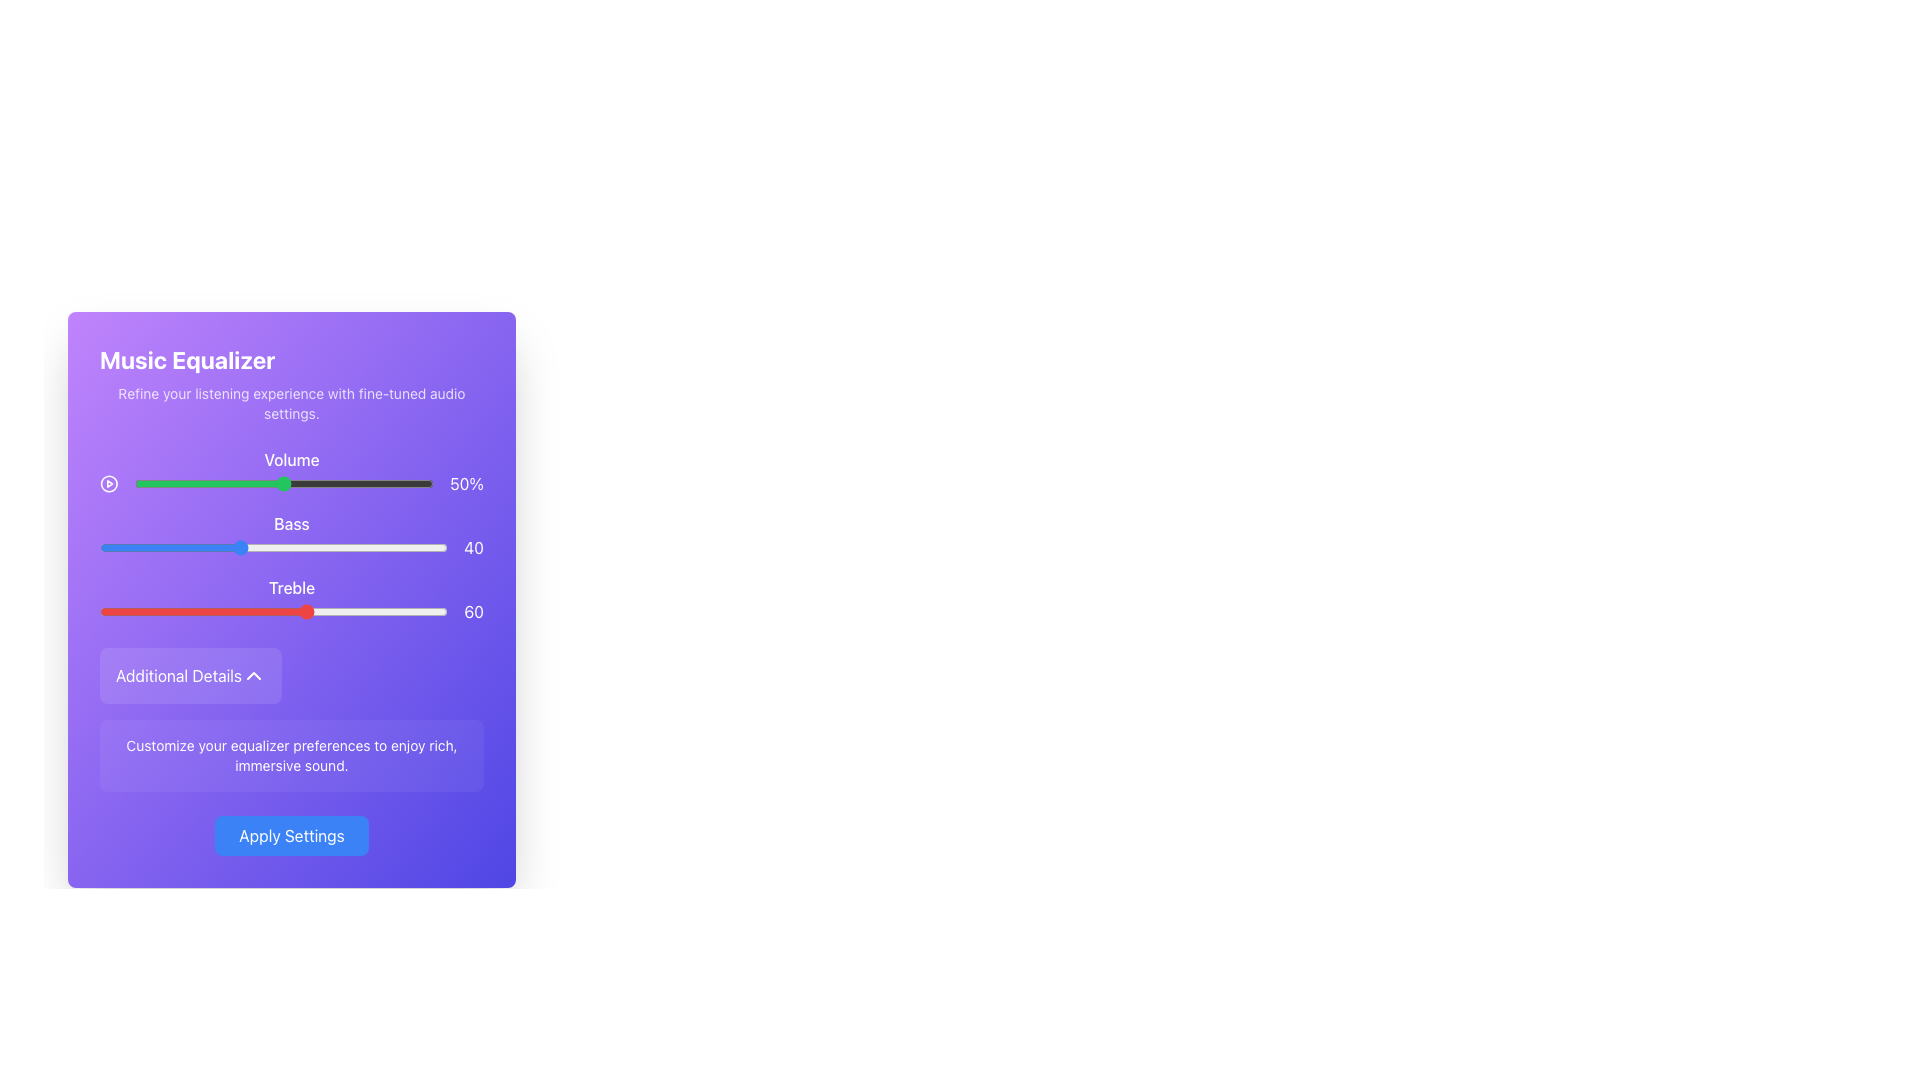 The image size is (1920, 1080). Describe the element at coordinates (341, 483) in the screenshot. I see `the volume` at that location.